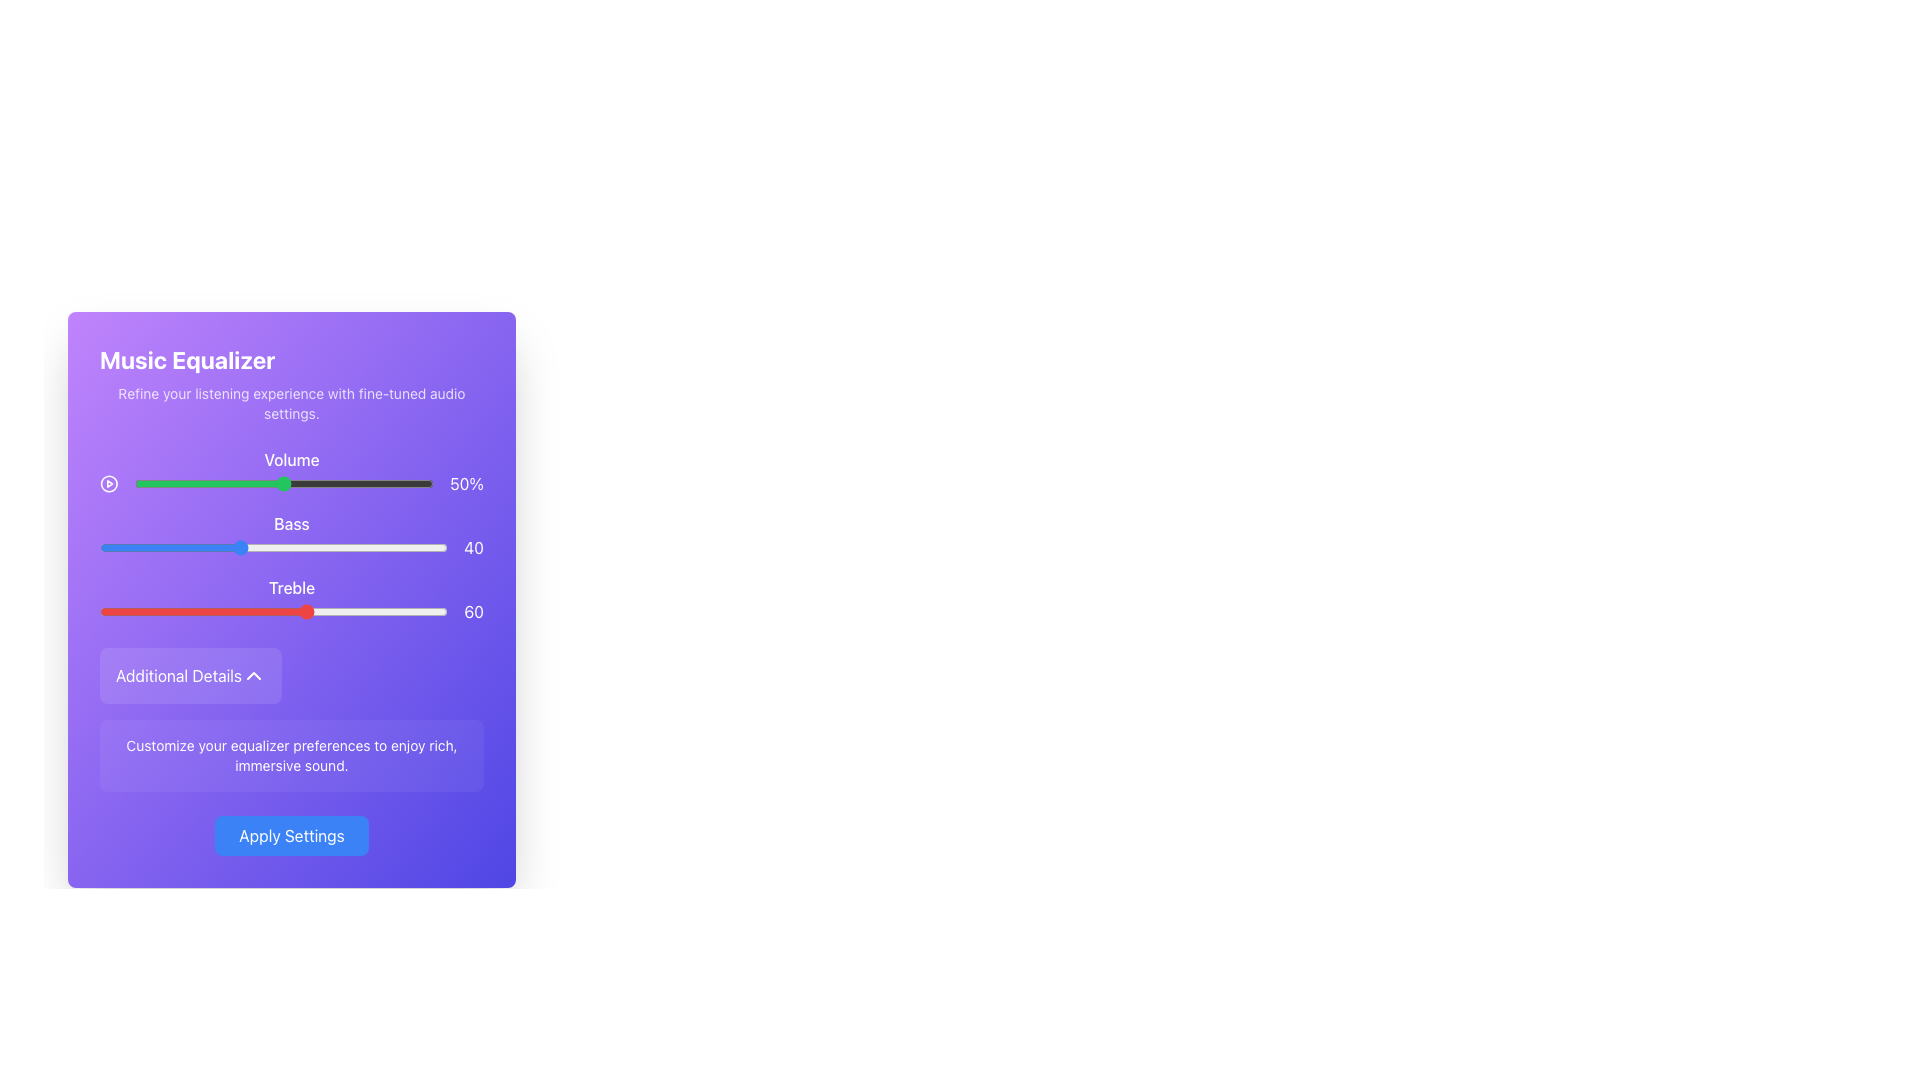 The image size is (1920, 1080). Describe the element at coordinates (341, 483) in the screenshot. I see `the volume` at that location.